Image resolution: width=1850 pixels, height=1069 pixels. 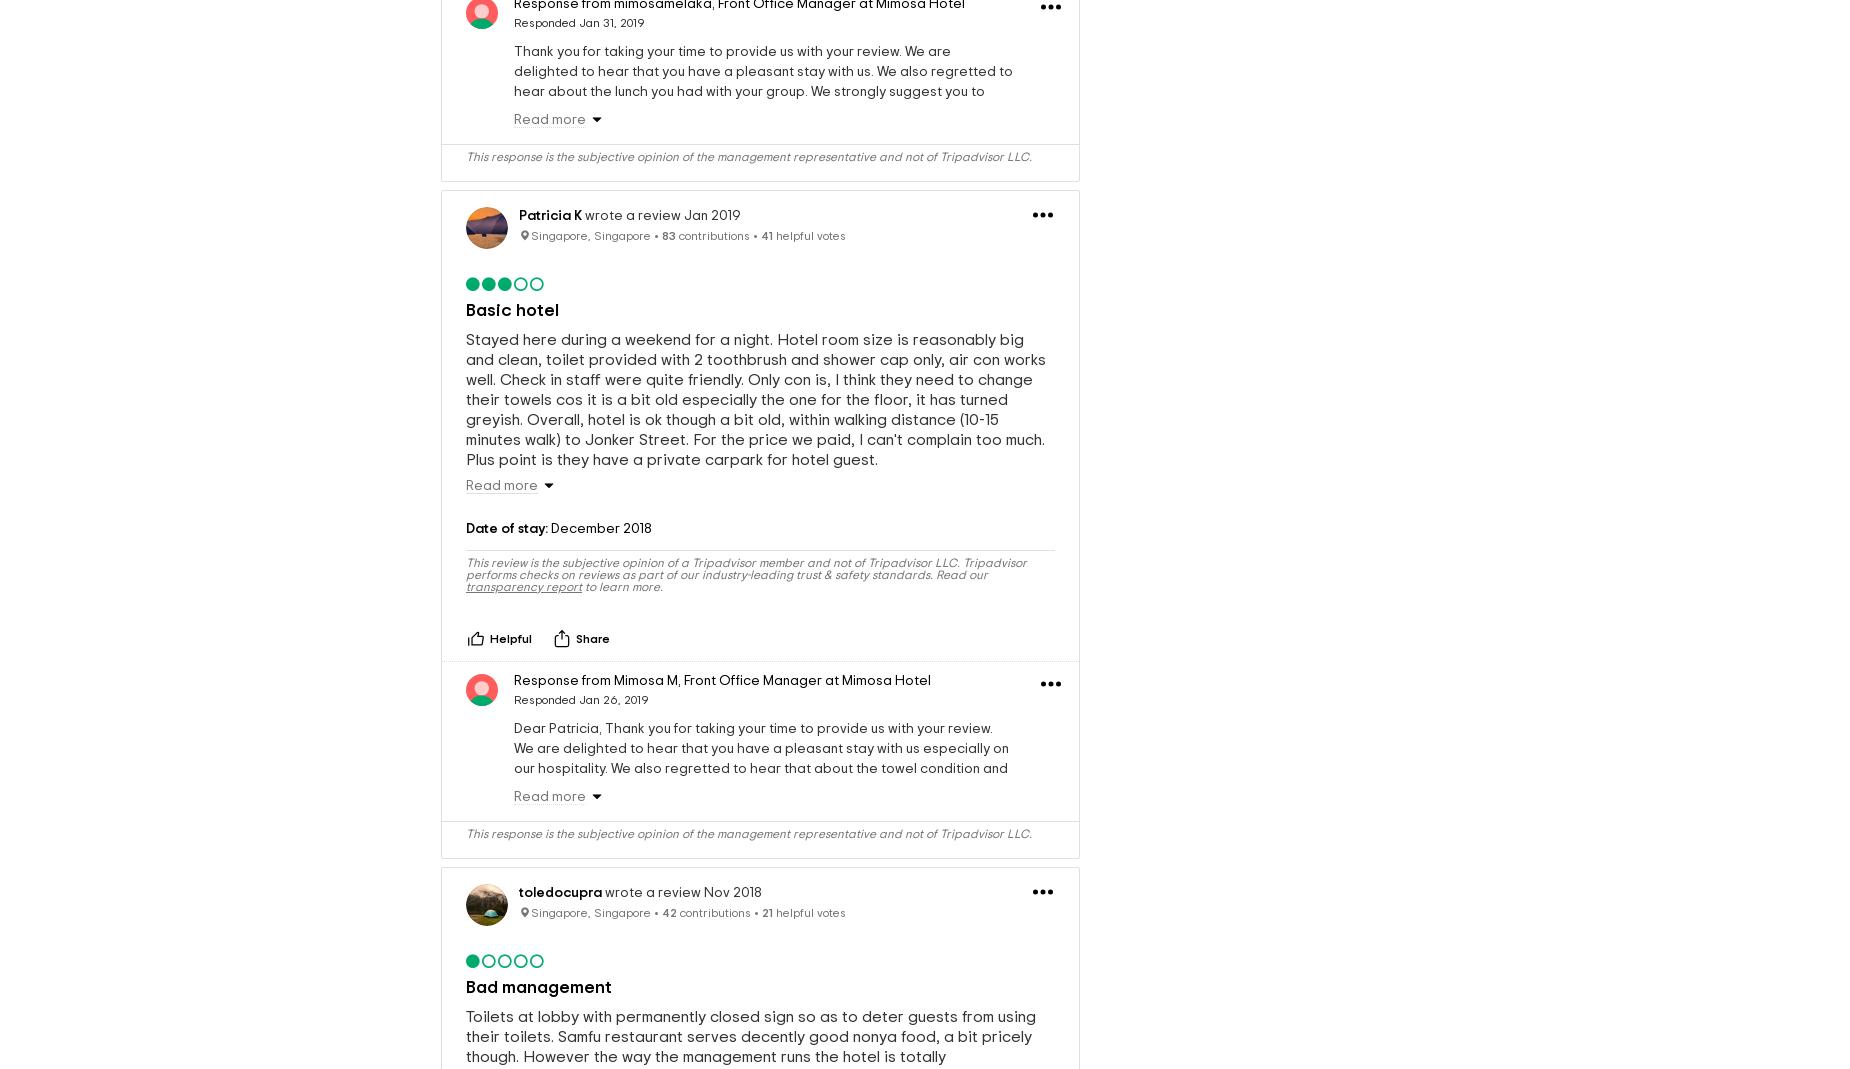 What do you see at coordinates (678, 678) in the screenshot?
I see `','` at bounding box center [678, 678].